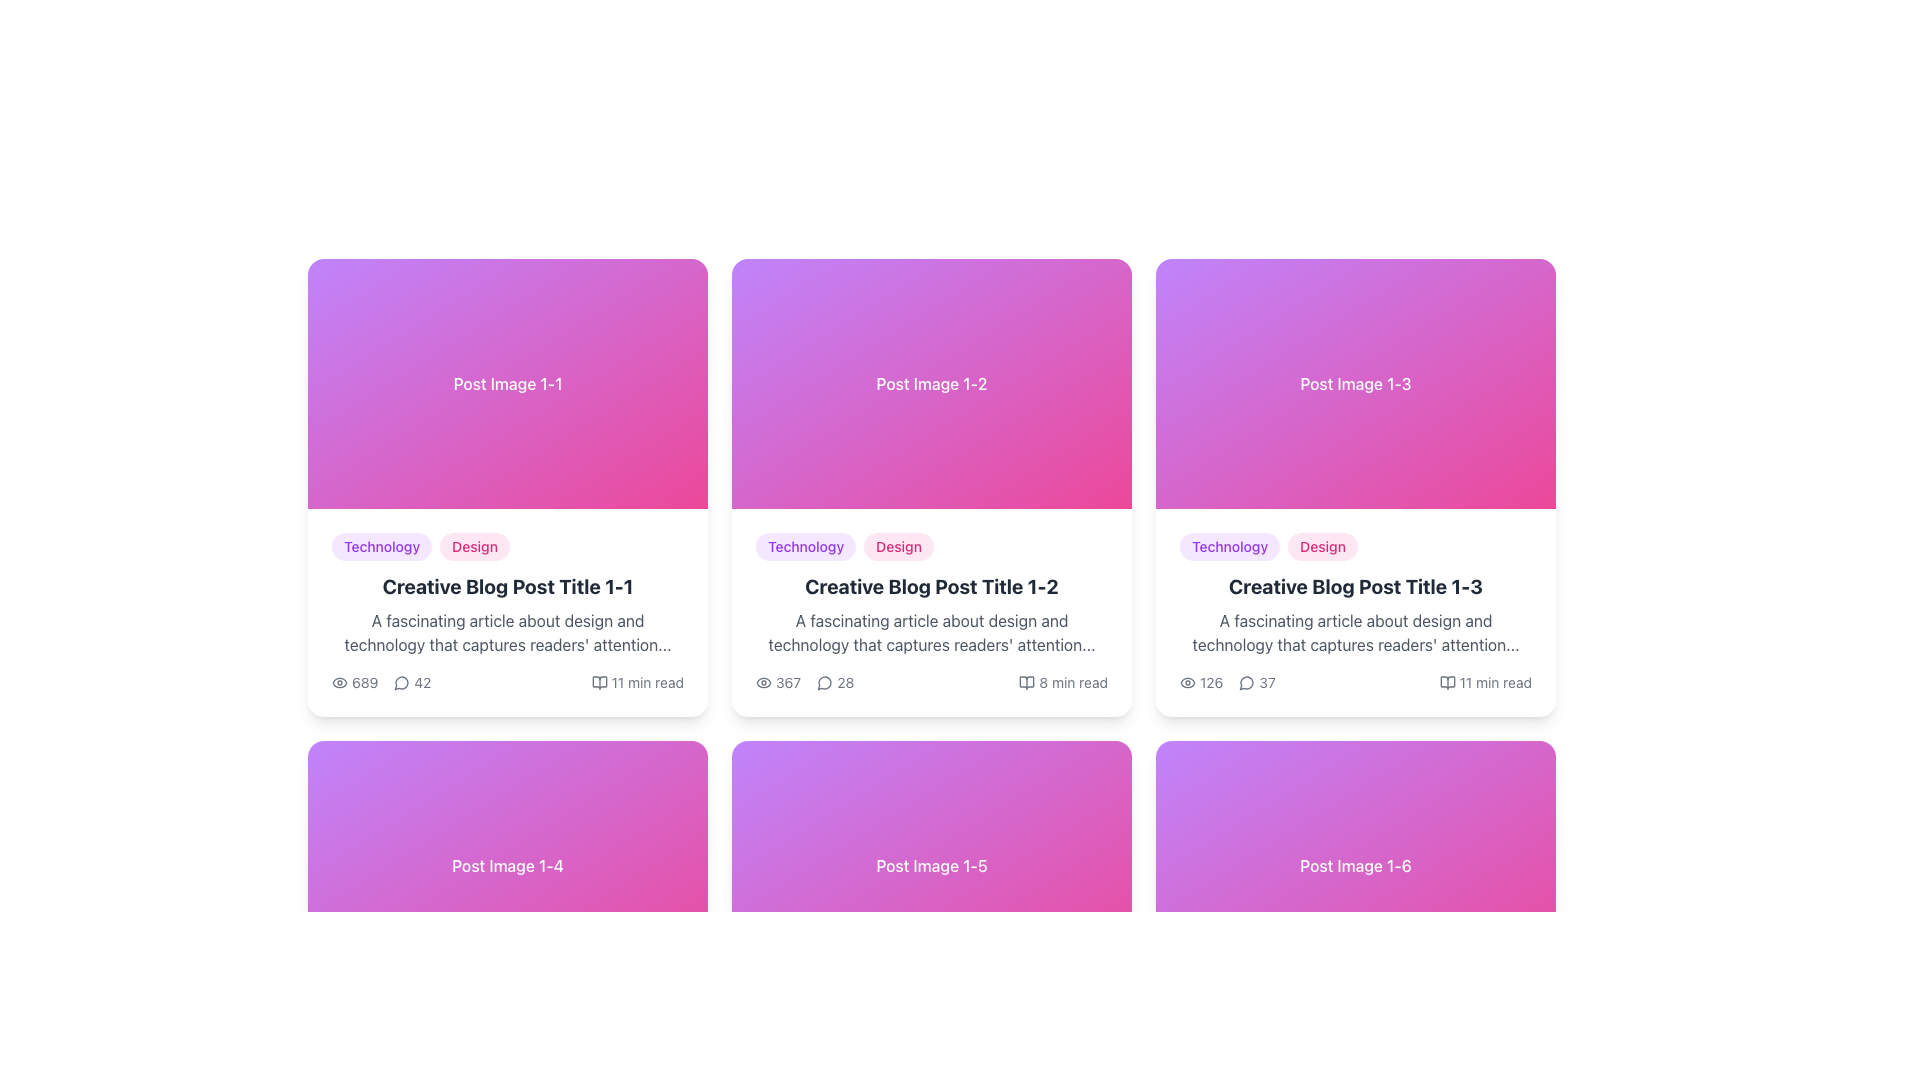 The image size is (1920, 1080). Describe the element at coordinates (636, 681) in the screenshot. I see `the text label with an icon located on the lower right of the first card in the top row` at that location.